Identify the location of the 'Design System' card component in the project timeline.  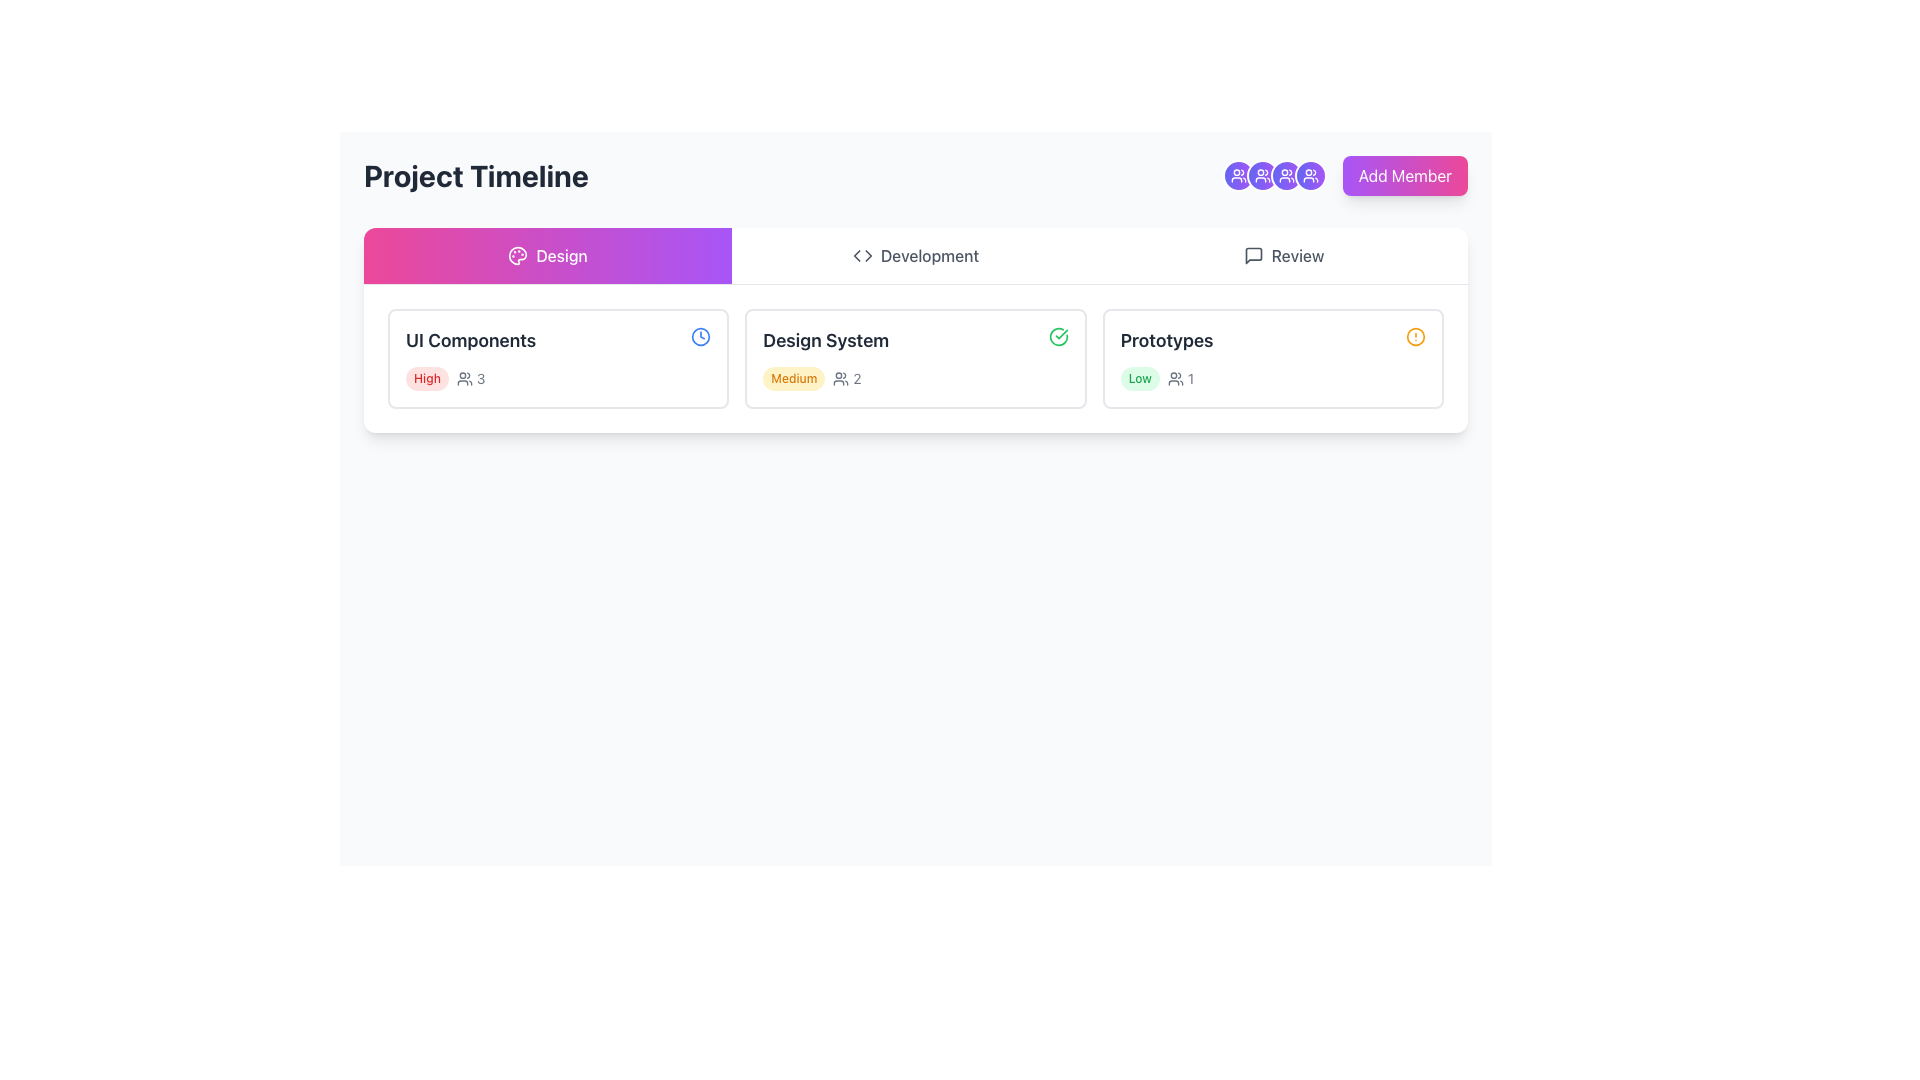
(915, 357).